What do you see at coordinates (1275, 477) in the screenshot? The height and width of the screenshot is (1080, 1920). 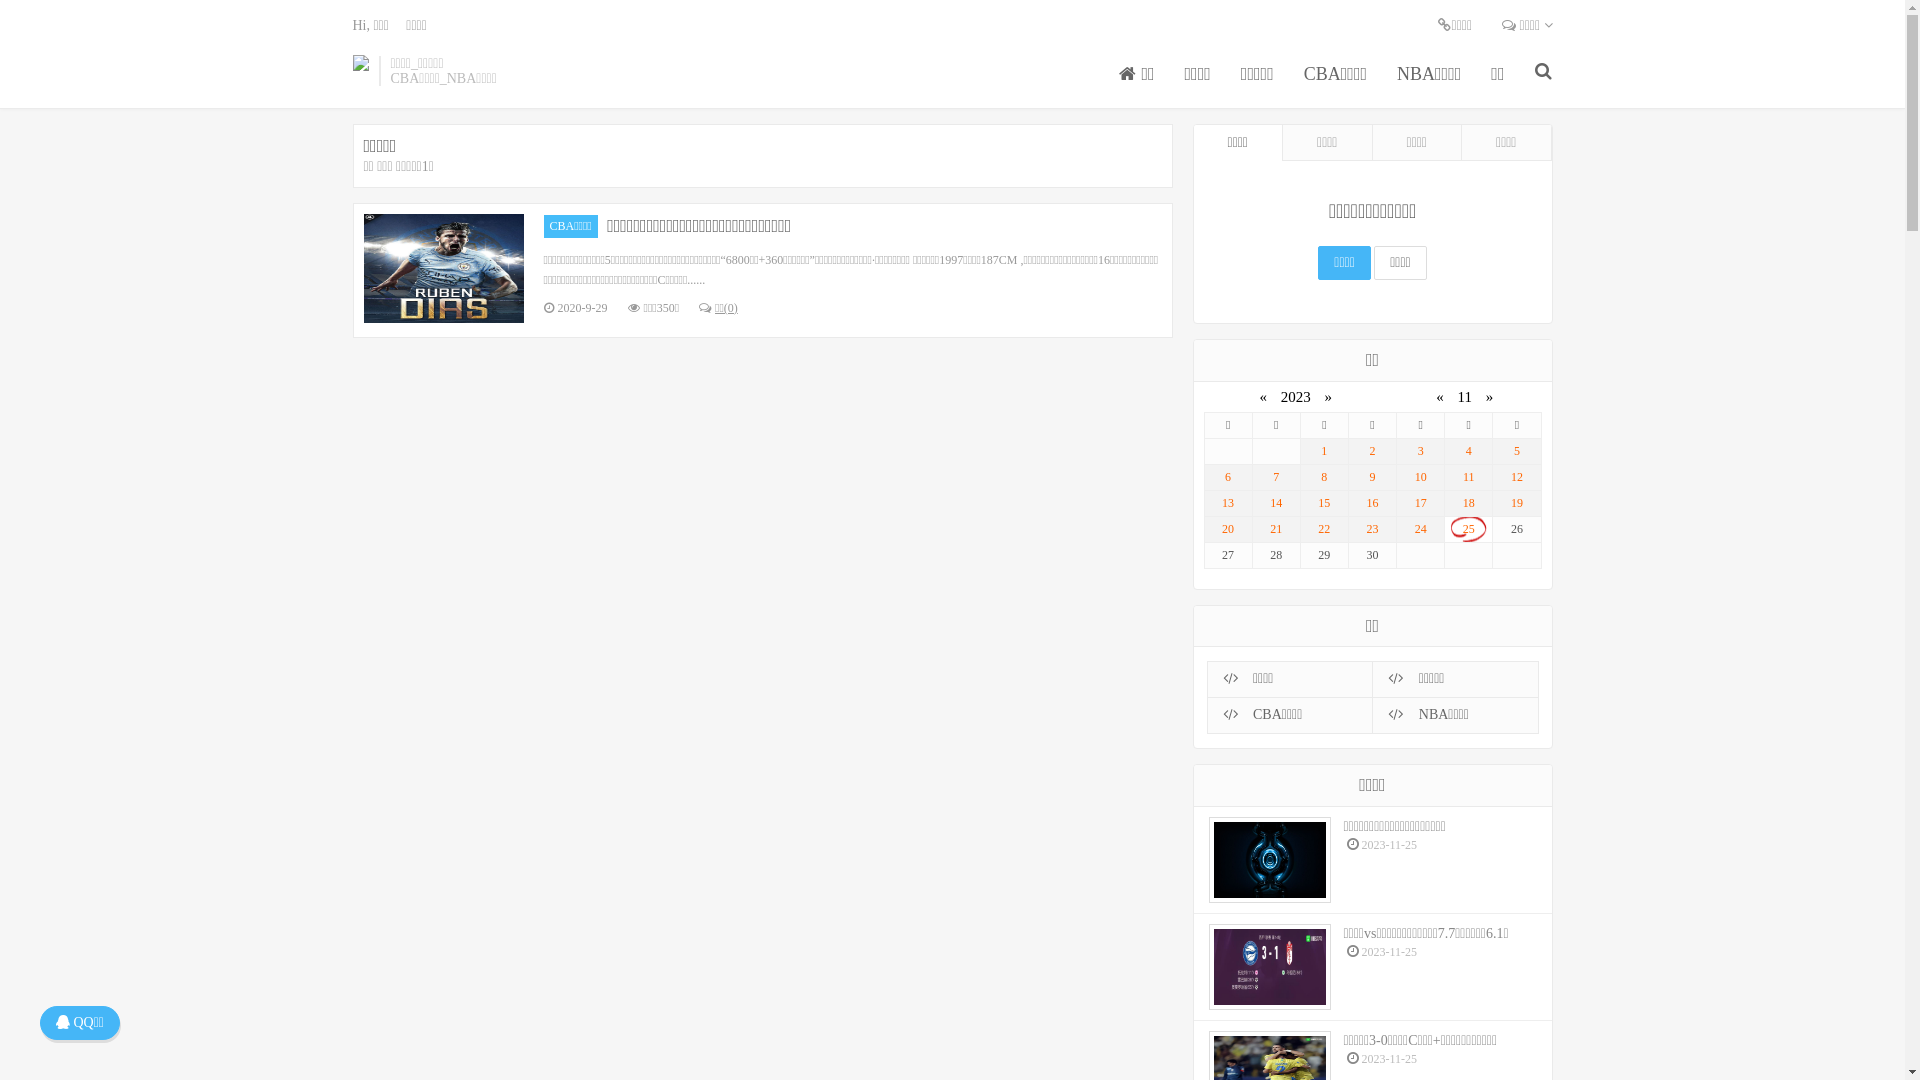 I see `'7'` at bounding box center [1275, 477].